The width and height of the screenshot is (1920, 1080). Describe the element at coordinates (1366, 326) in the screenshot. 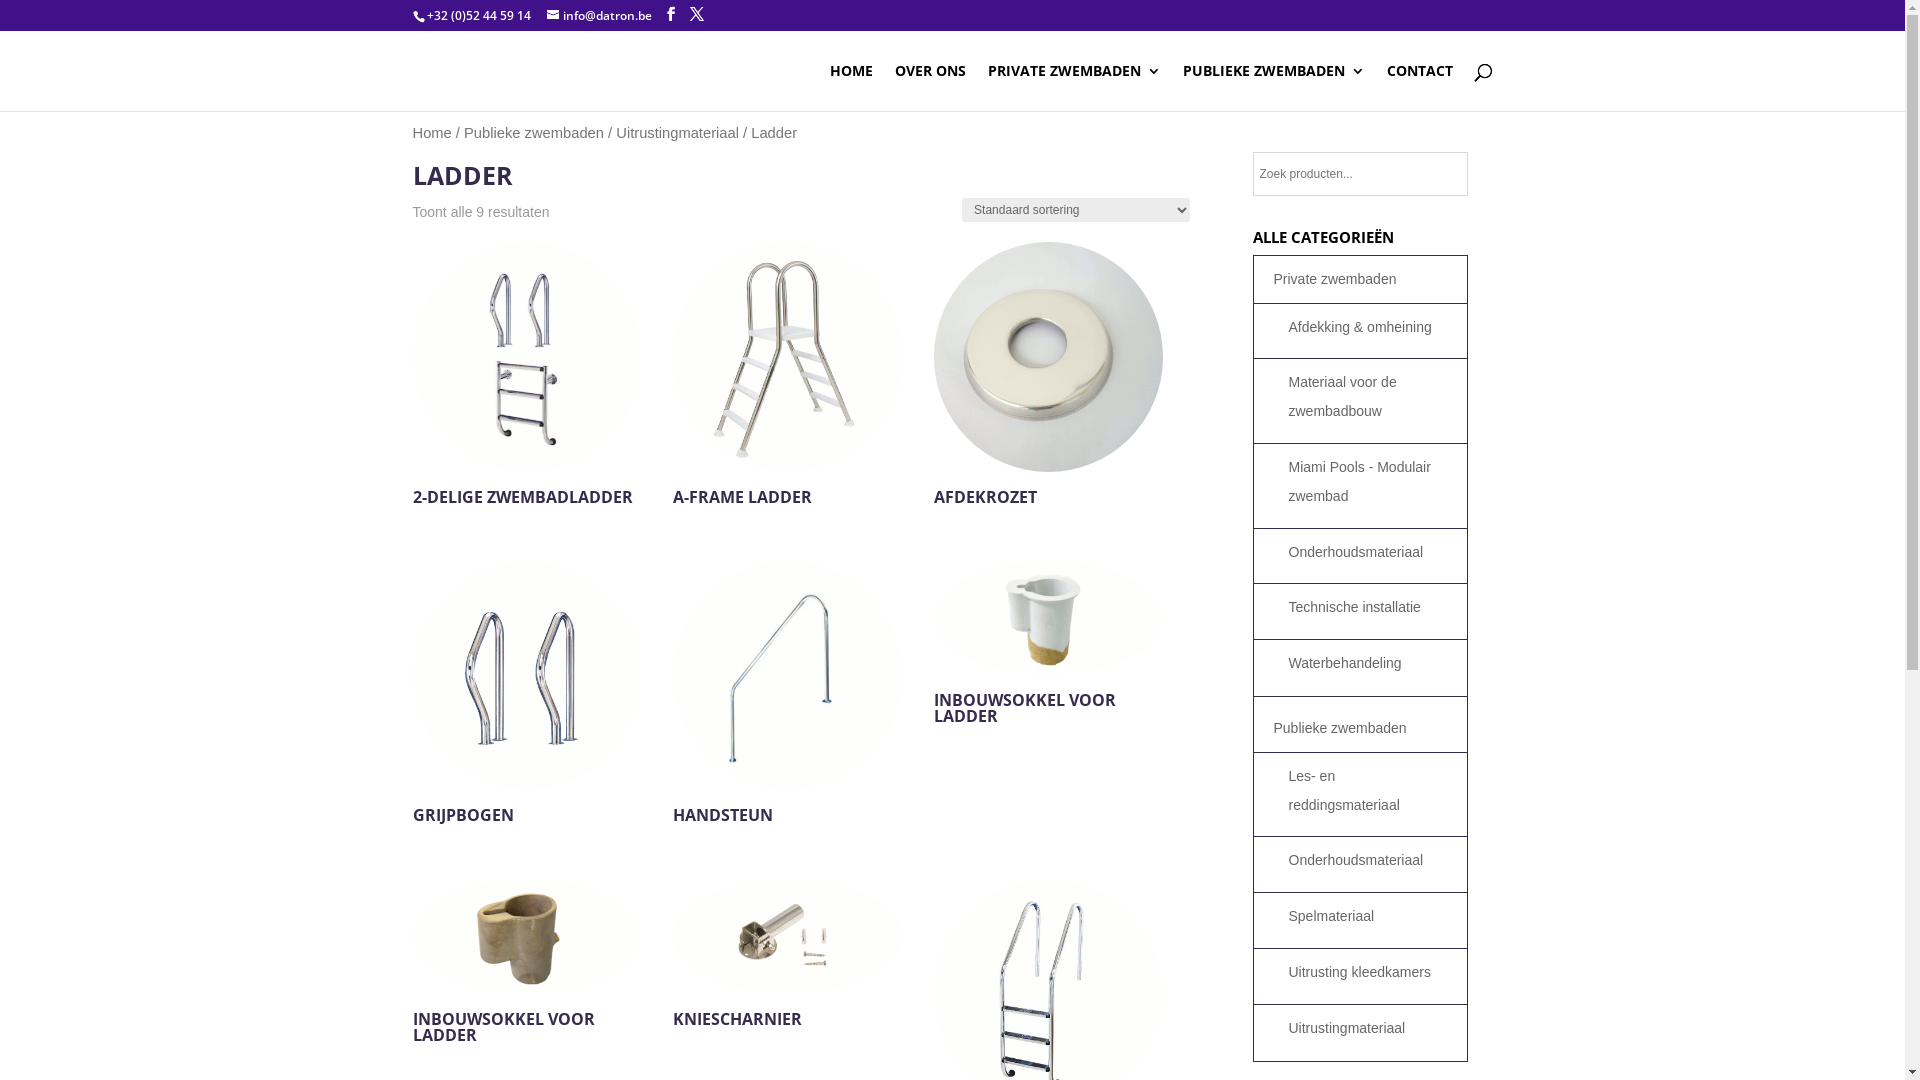

I see `'Afdekking & omheining'` at that location.